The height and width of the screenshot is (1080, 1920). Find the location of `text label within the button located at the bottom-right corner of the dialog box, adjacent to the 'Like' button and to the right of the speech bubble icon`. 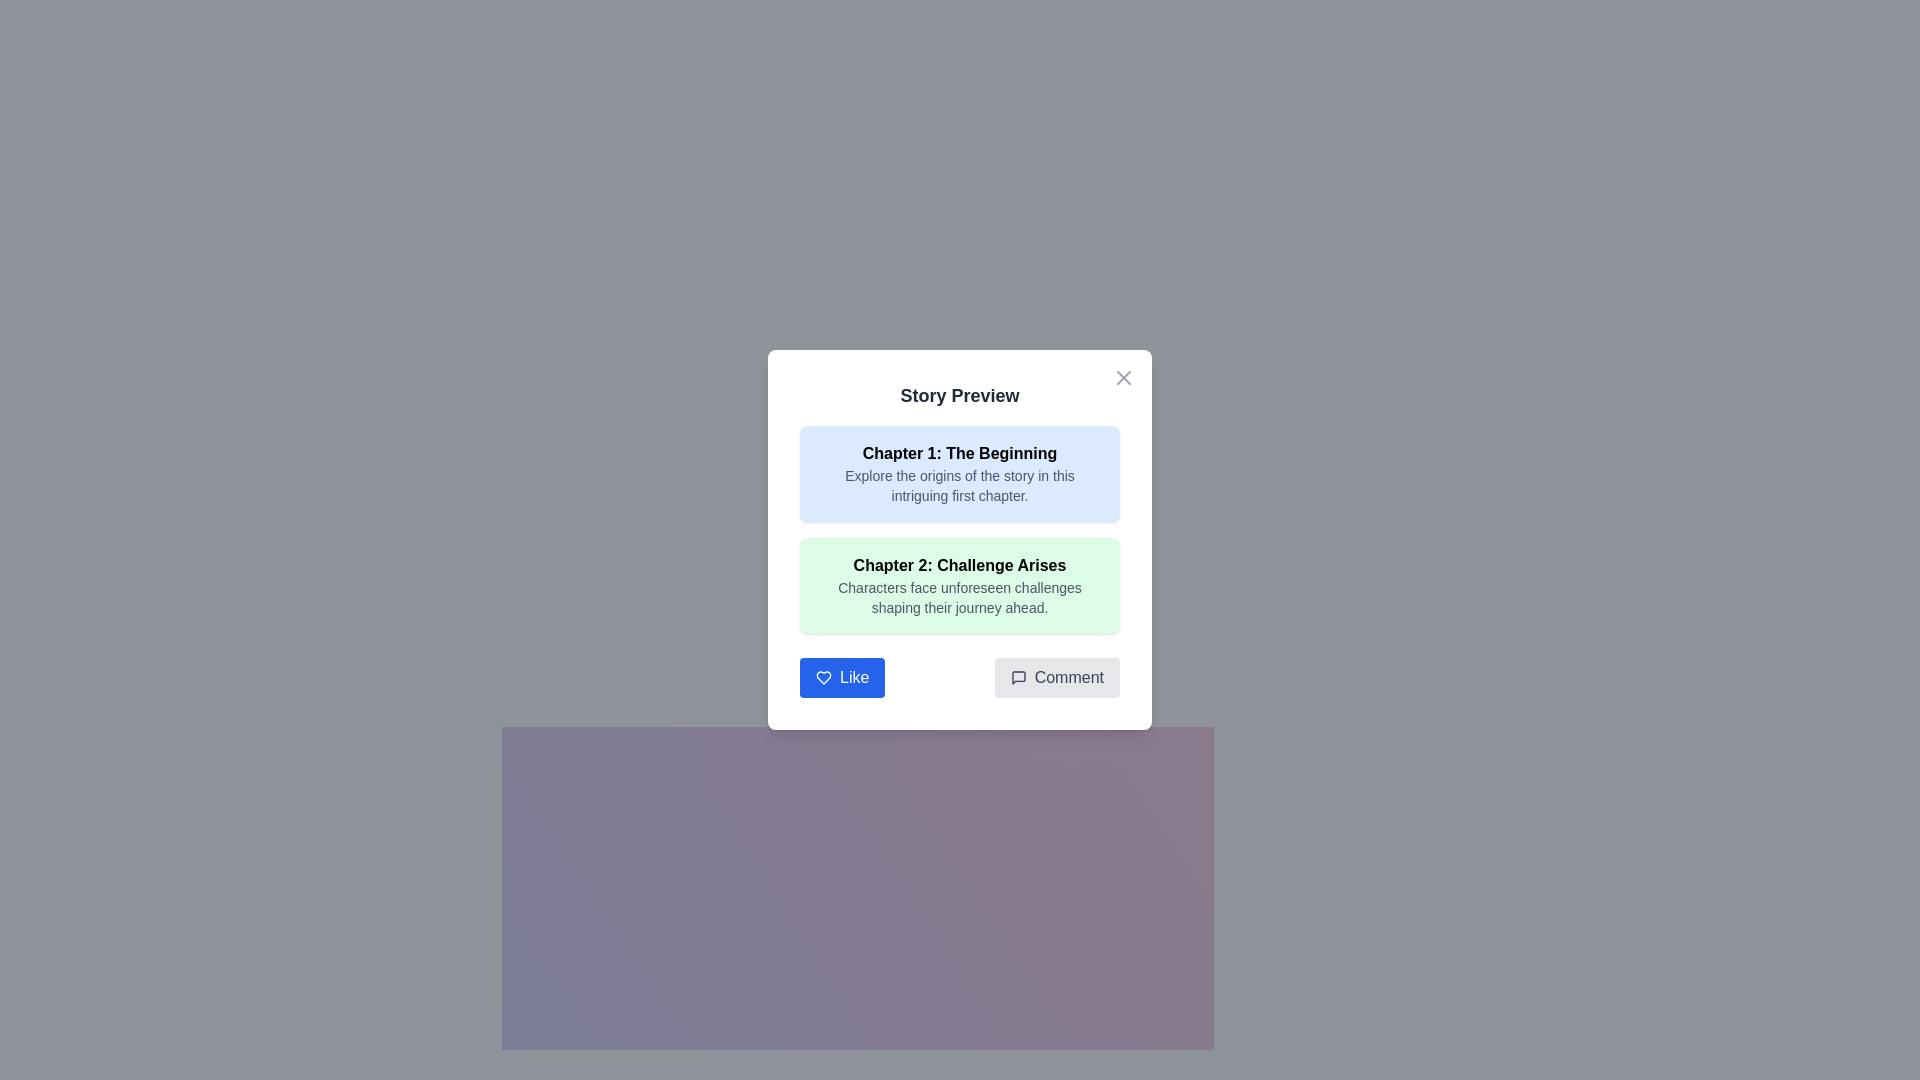

text label within the button located at the bottom-right corner of the dialog box, adjacent to the 'Like' button and to the right of the speech bubble icon is located at coordinates (1068, 677).